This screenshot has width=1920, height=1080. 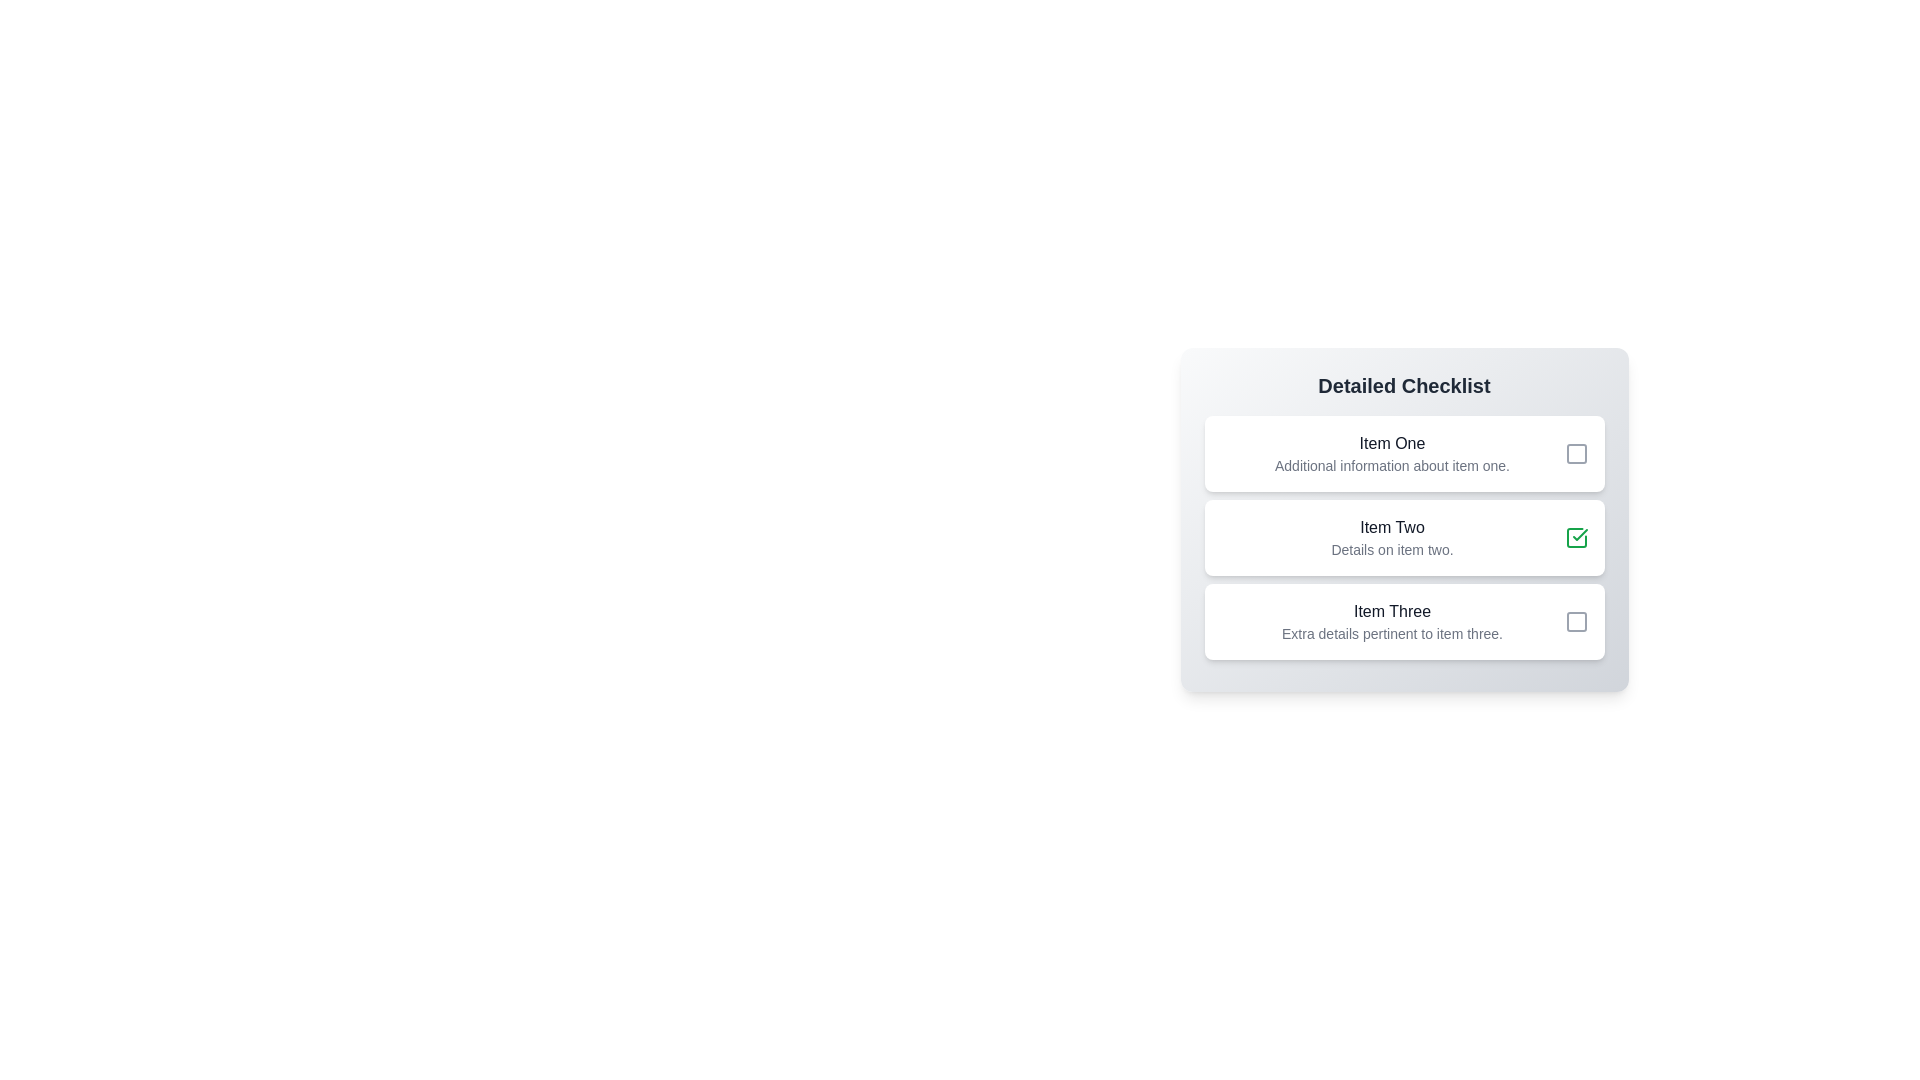 What do you see at coordinates (1403, 536) in the screenshot?
I see `the list item labeled 'Item Two' in the Detailed Checklist to mark it as done` at bounding box center [1403, 536].